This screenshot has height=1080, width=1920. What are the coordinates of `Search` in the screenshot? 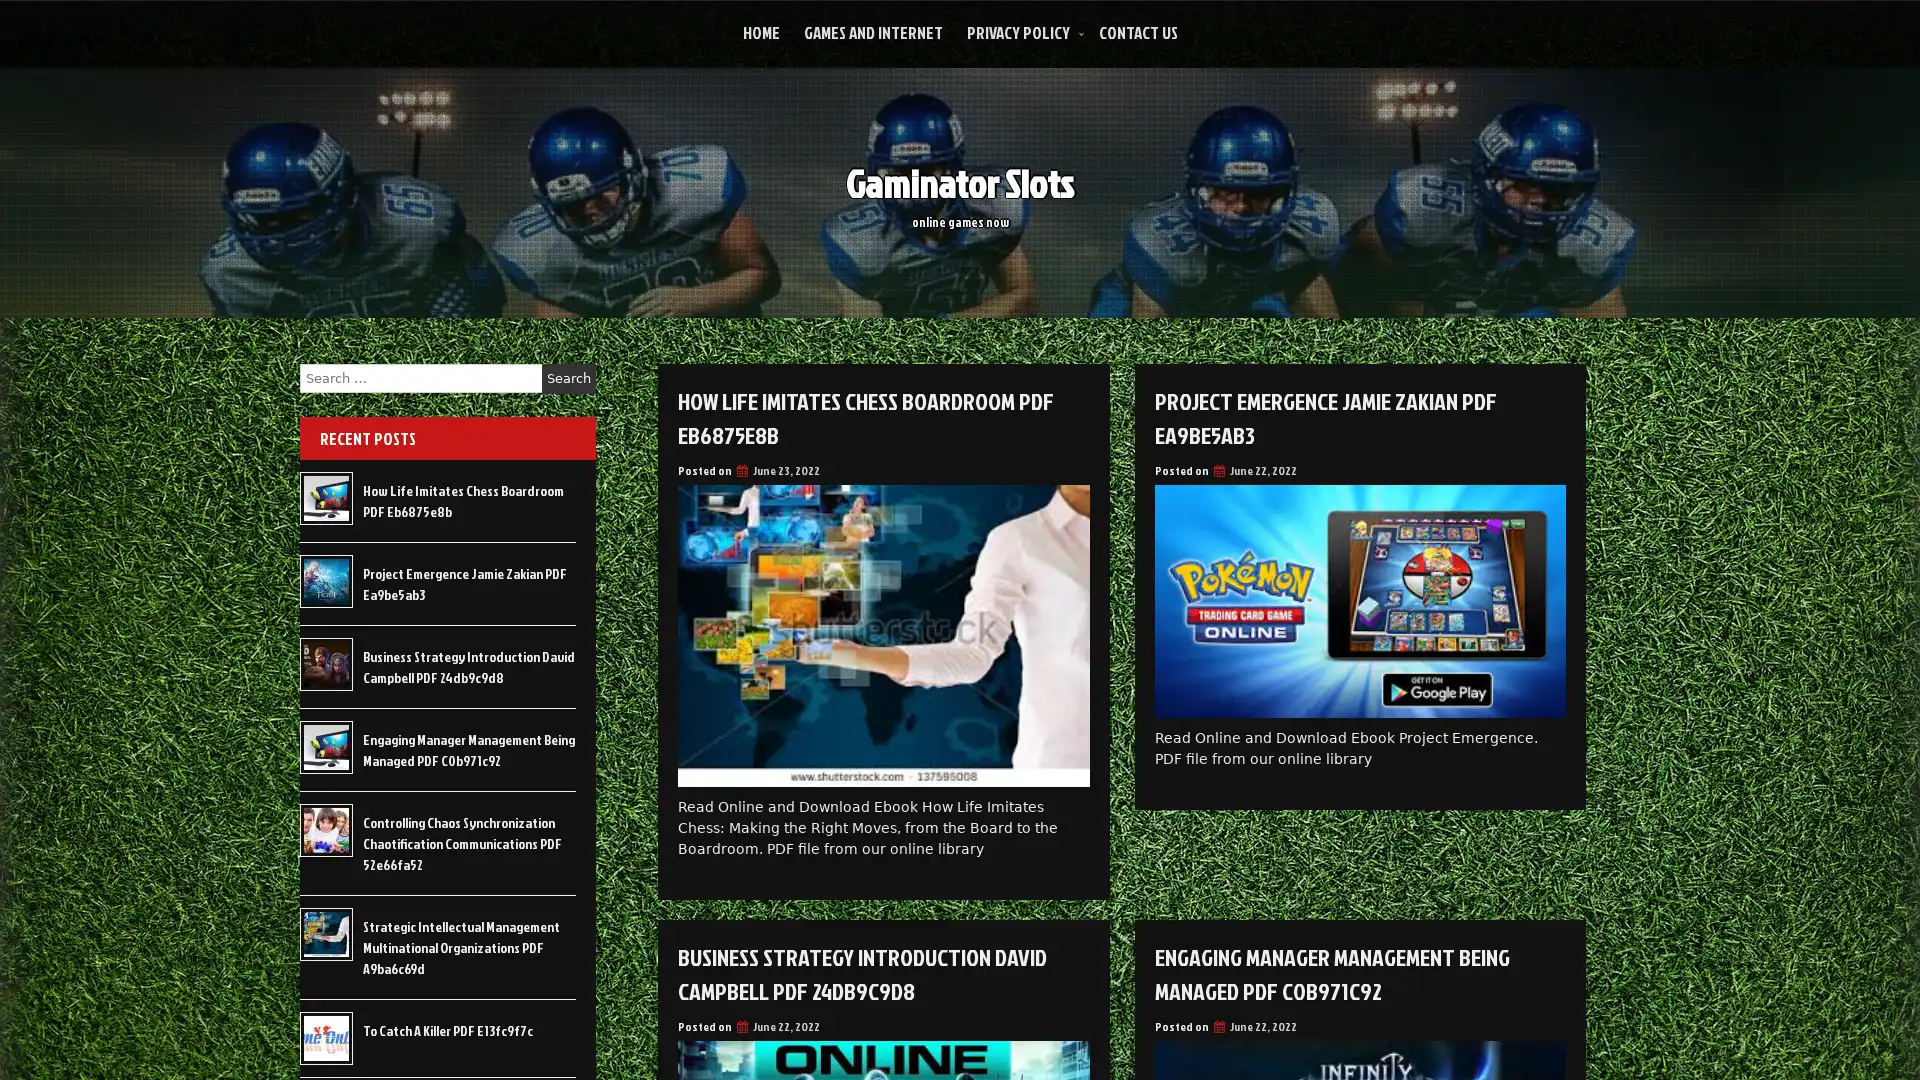 It's located at (568, 378).